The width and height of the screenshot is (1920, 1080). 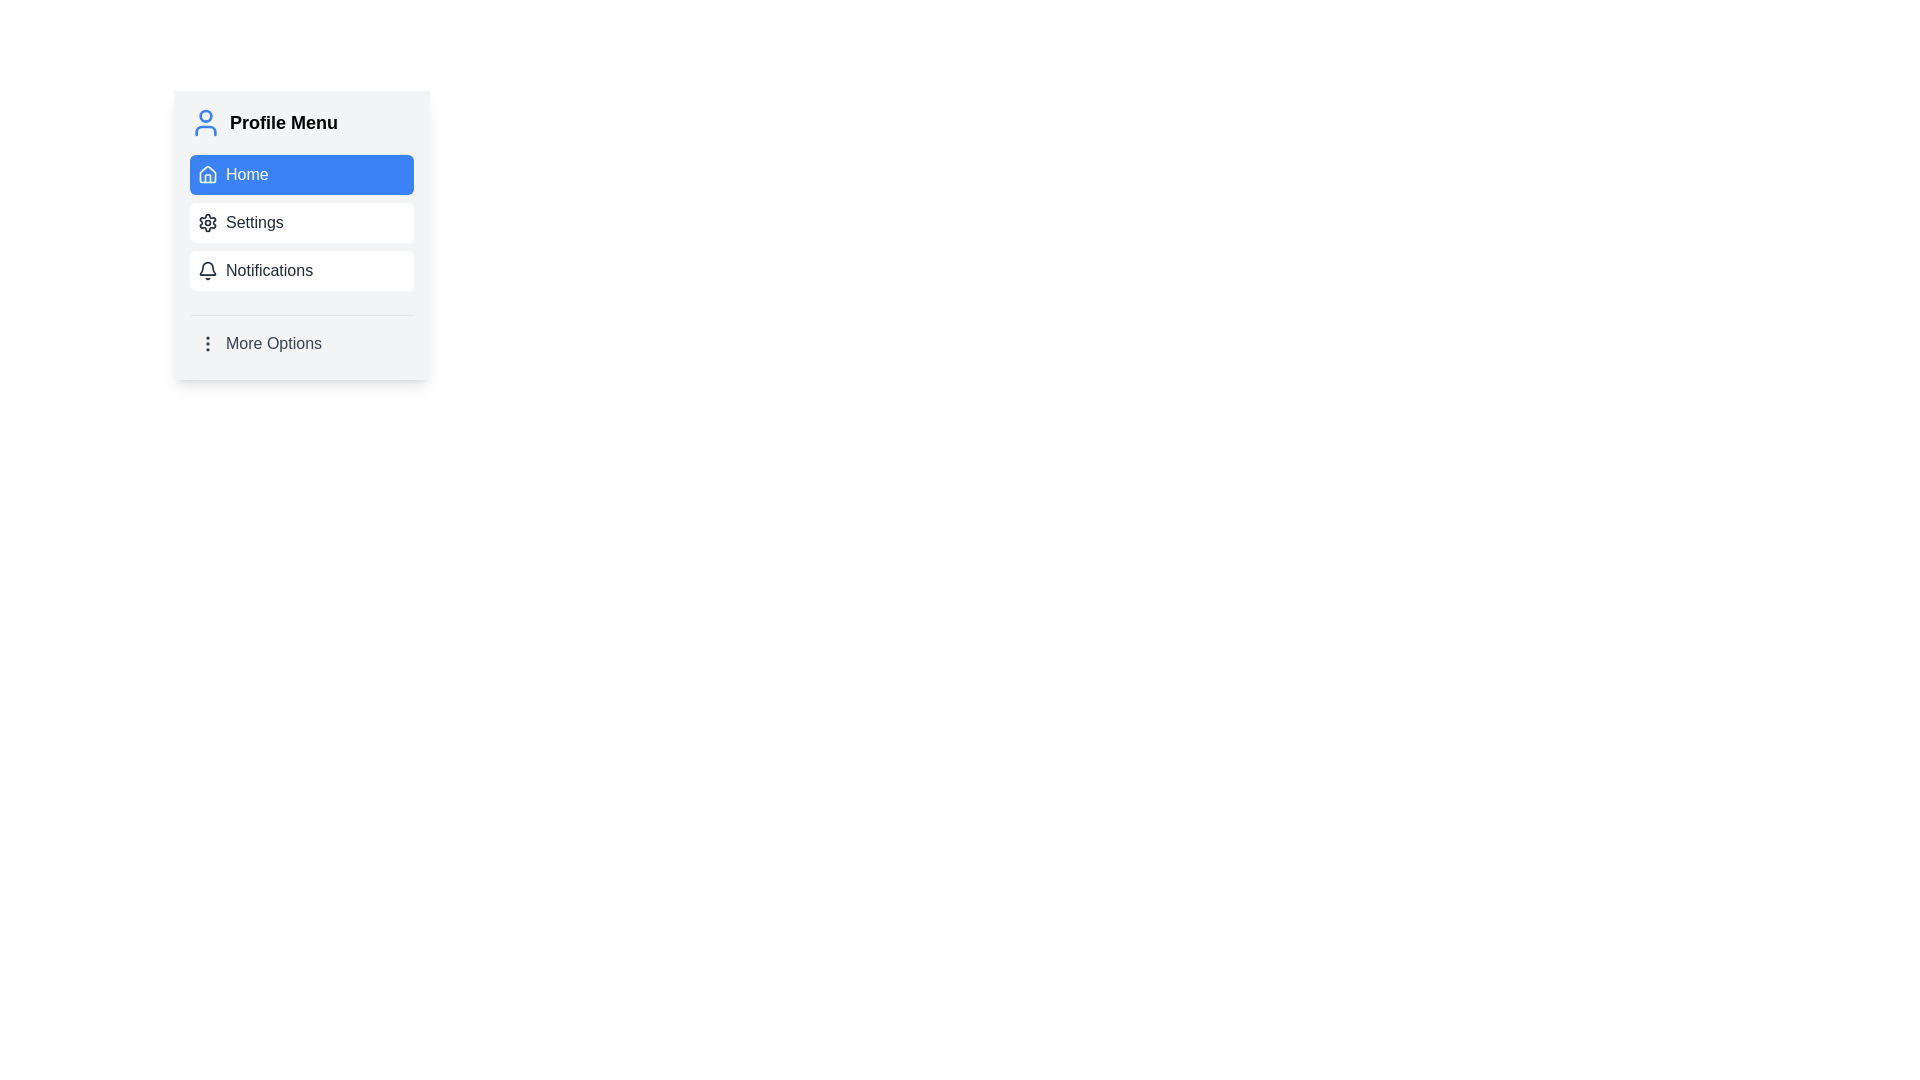 What do you see at coordinates (206, 123) in the screenshot?
I see `the user icon, which is a circular outline with a smaller circle for the head and a stylized torso inside, located at the top-left corner of the 'Profile Menu' section` at bounding box center [206, 123].